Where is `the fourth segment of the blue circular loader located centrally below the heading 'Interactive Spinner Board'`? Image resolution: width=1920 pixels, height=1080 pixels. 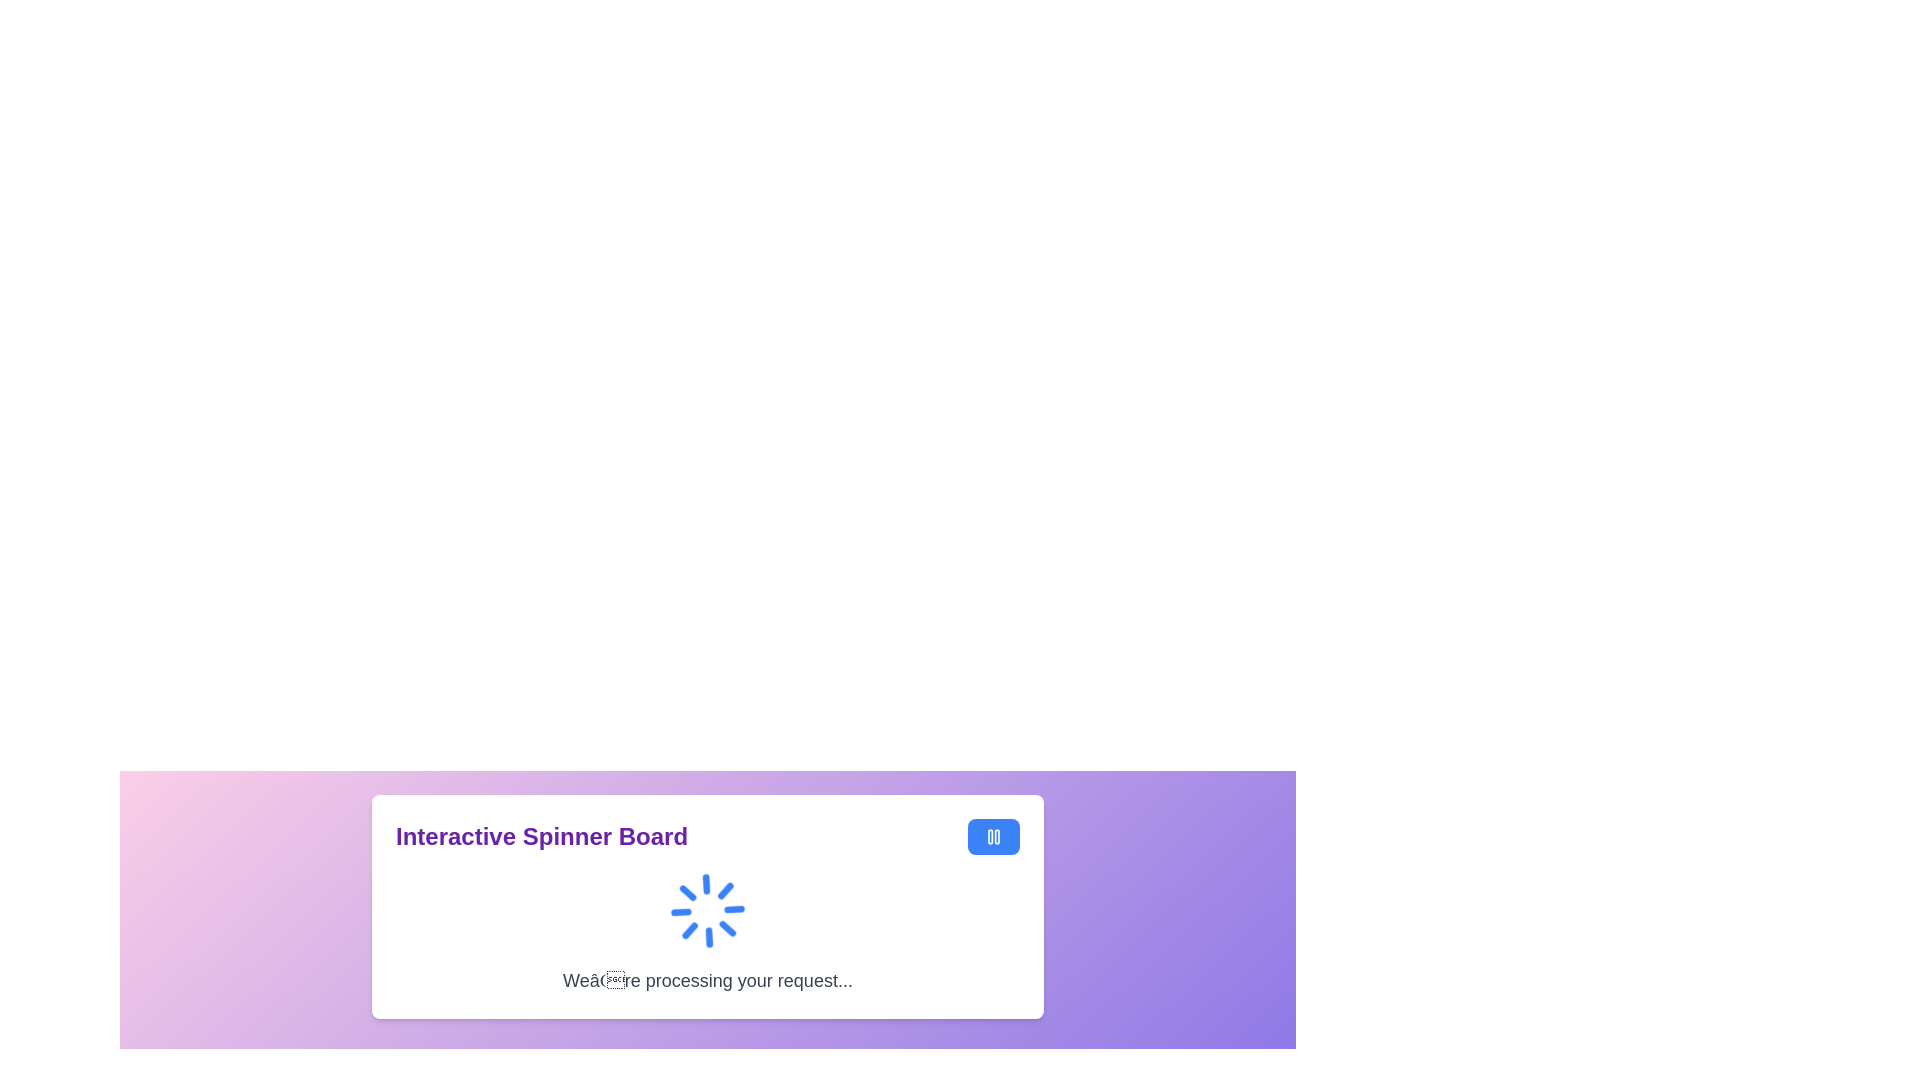
the fourth segment of the blue circular loader located centrally below the heading 'Interactive Spinner Board' is located at coordinates (689, 891).